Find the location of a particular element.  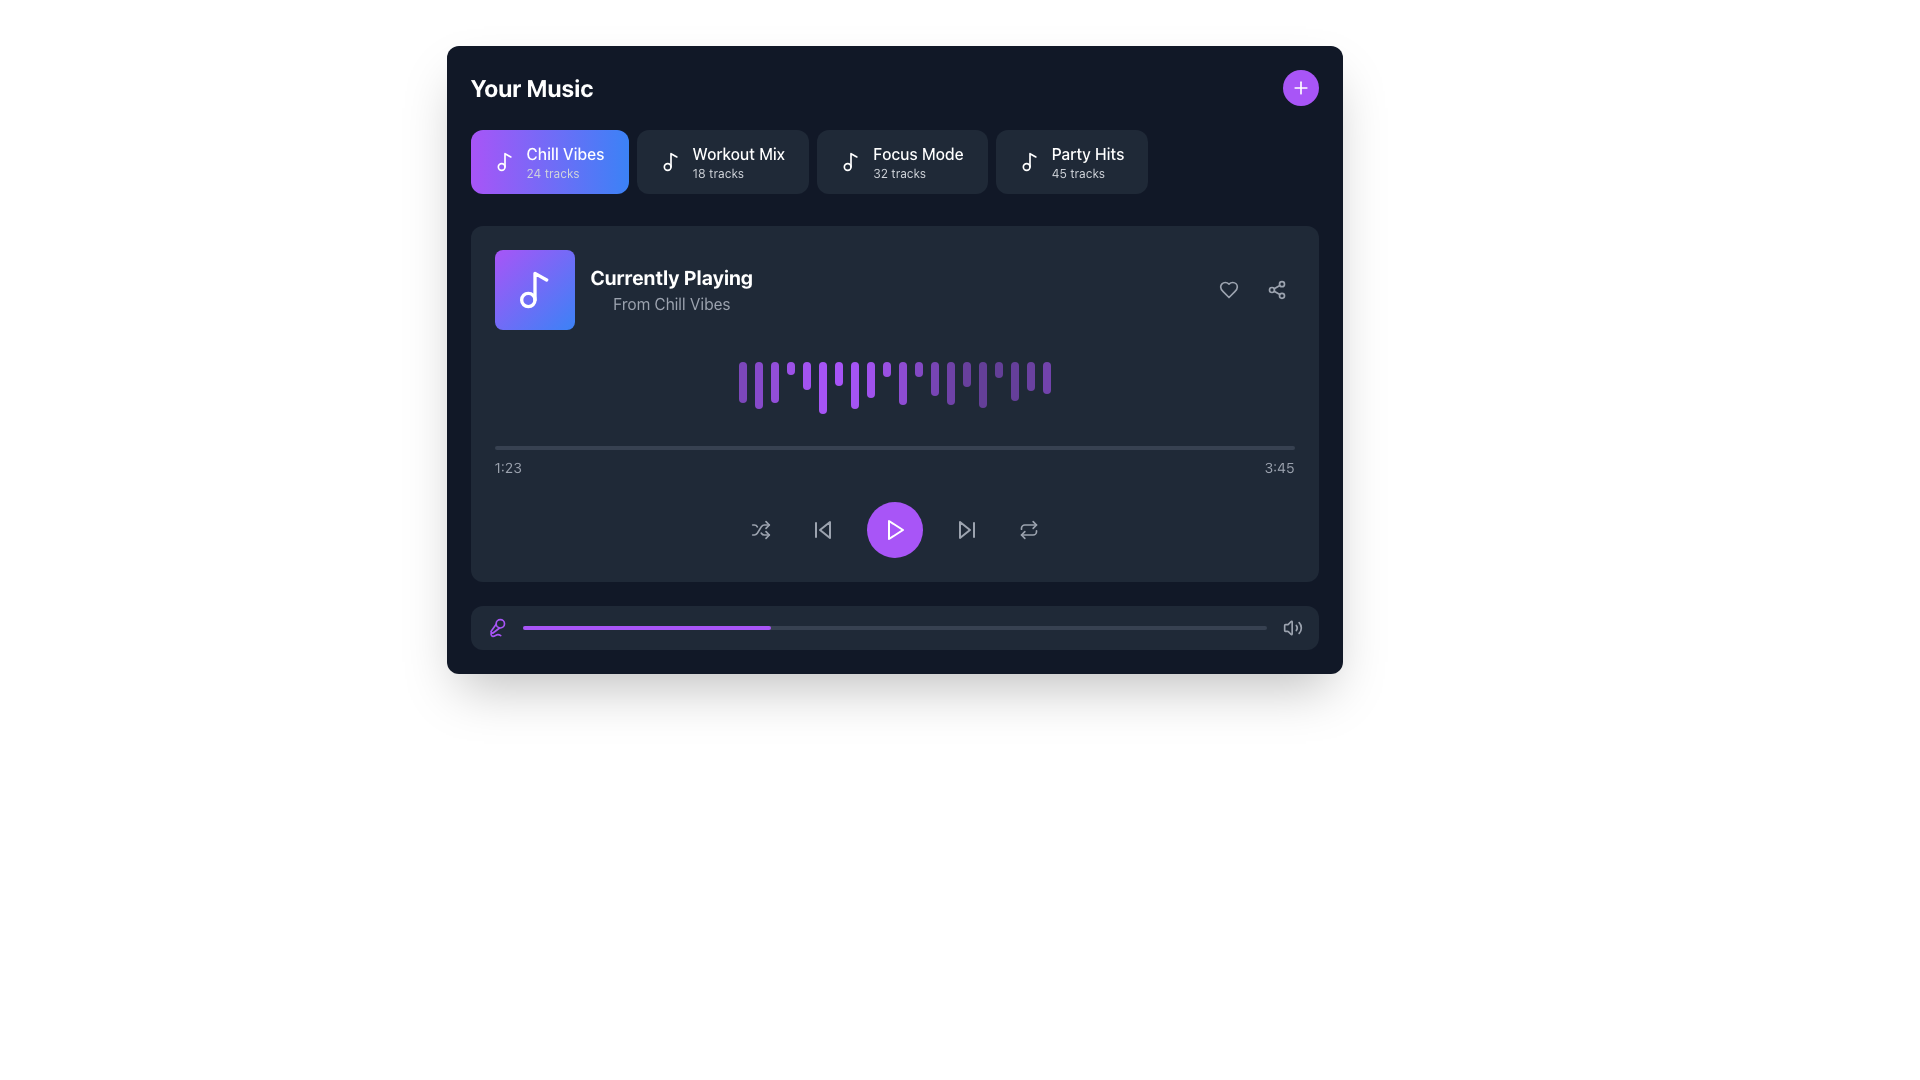

the musical note icon with a white stroke color, located inside a gradient-filled rounded rectangle to the left of the 'Currently Playing' text is located at coordinates (534, 289).